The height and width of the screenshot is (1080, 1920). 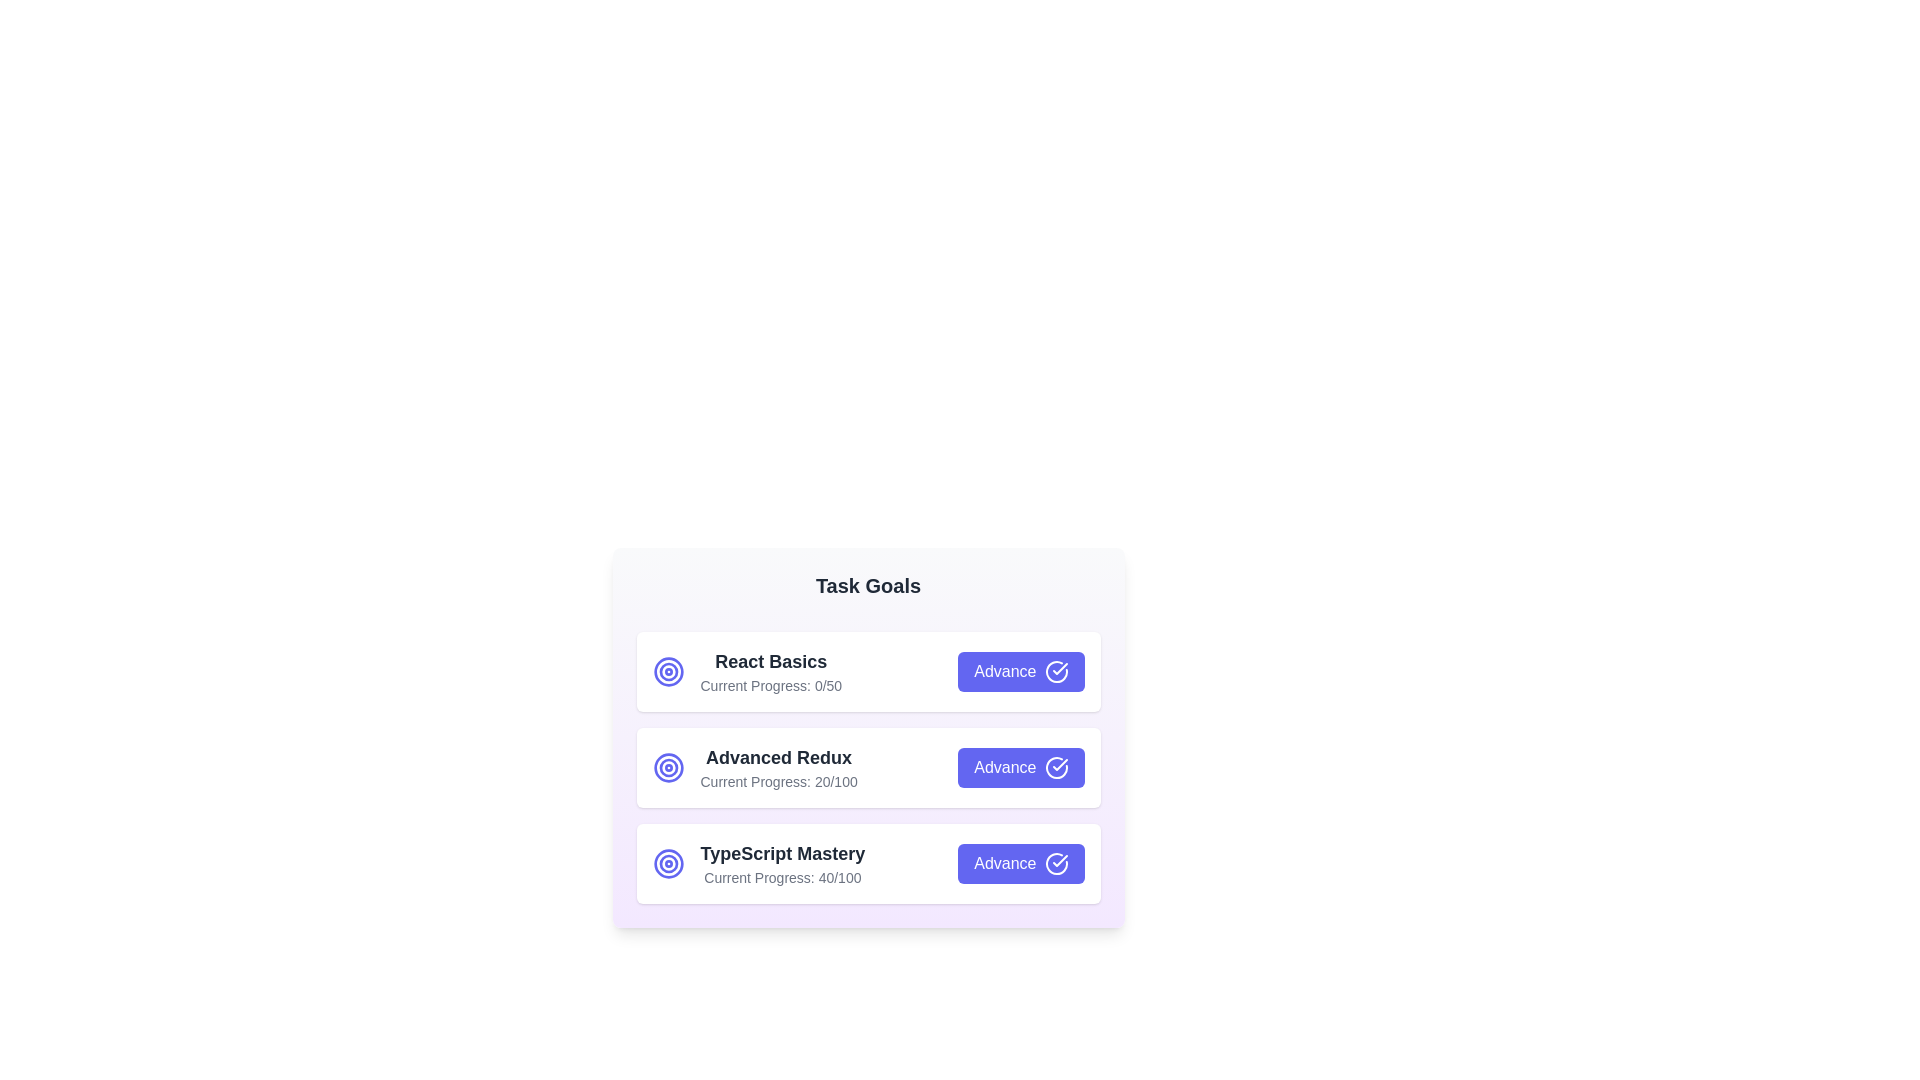 What do you see at coordinates (1059, 859) in the screenshot?
I see `the decorative checkmark inside the 'Advance' button, which indicates confirmation or progress, located next to the text 'TypeScript Mastery' in the 'Task Goals' section` at bounding box center [1059, 859].